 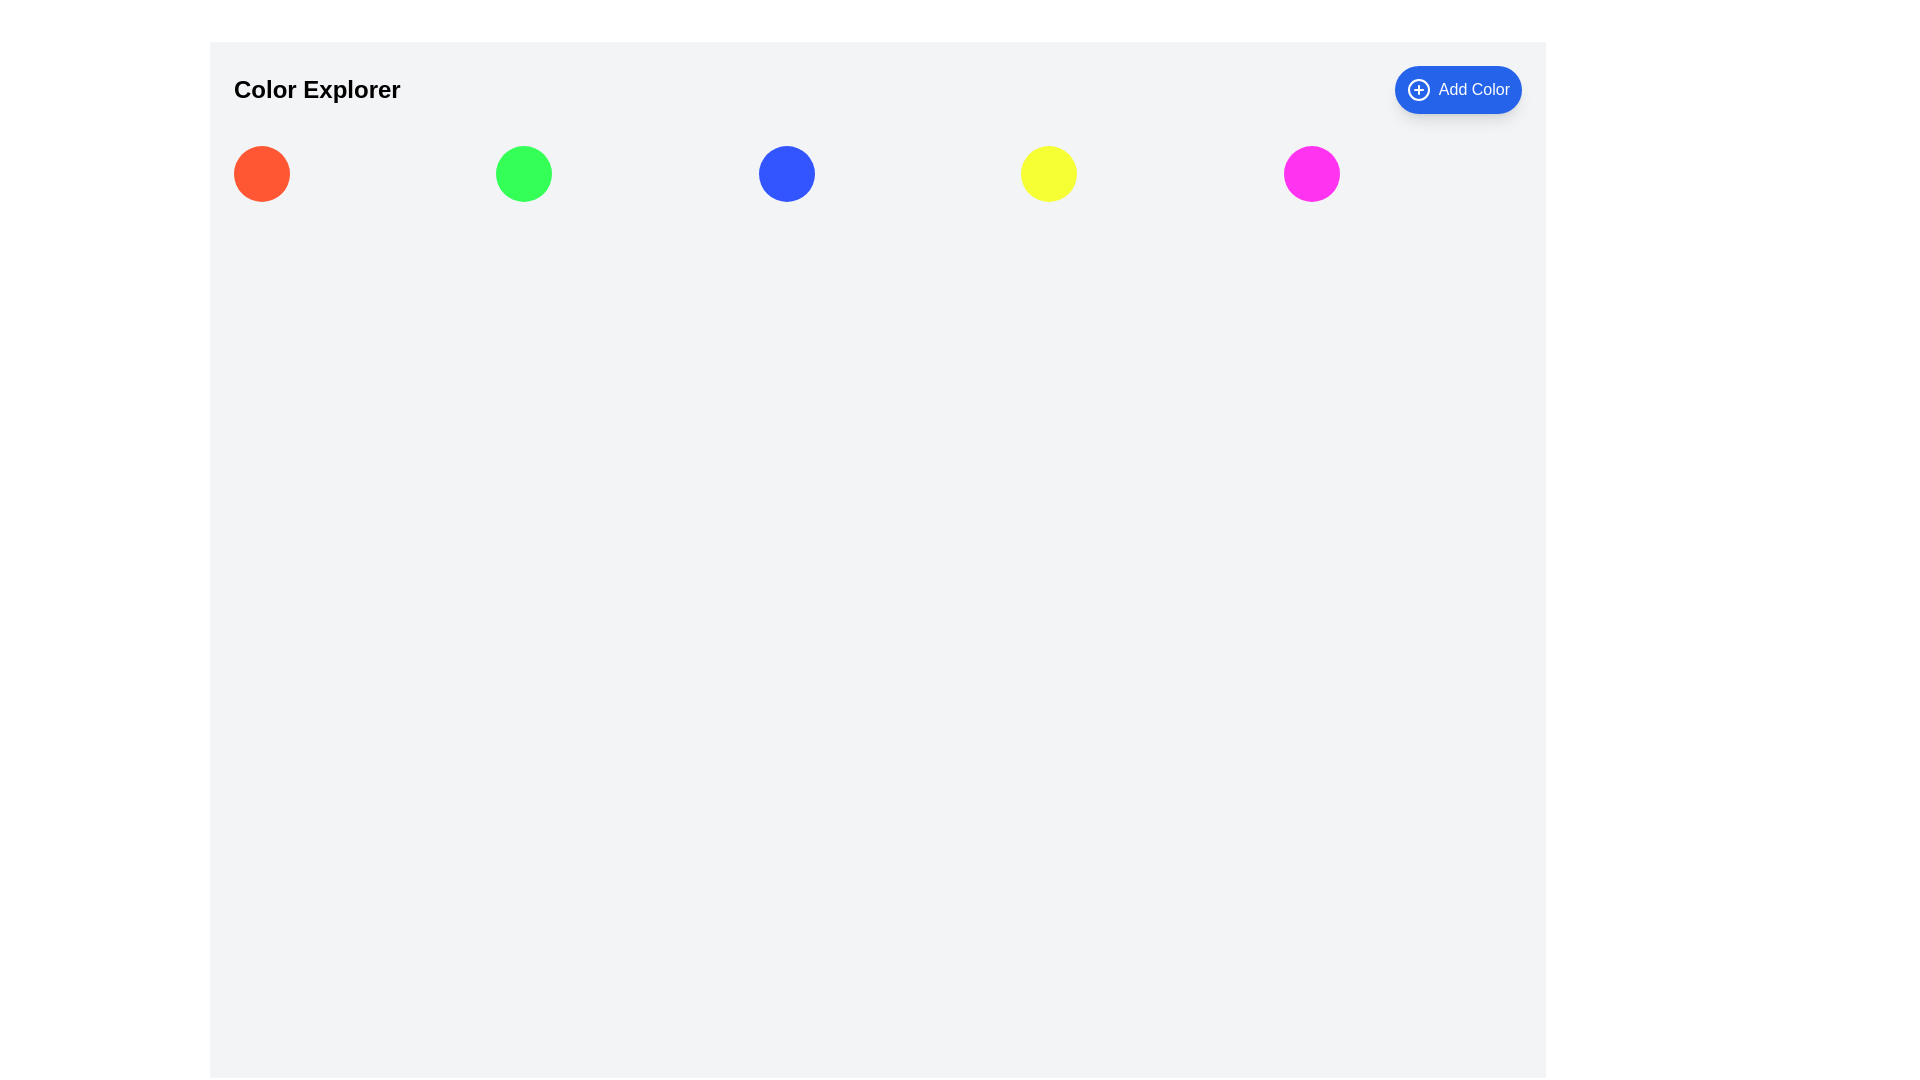 What do you see at coordinates (1417, 88) in the screenshot?
I see `the circular icon within the 'Add Color' button, which has a blue background and is located at the top-right corner of the interface` at bounding box center [1417, 88].